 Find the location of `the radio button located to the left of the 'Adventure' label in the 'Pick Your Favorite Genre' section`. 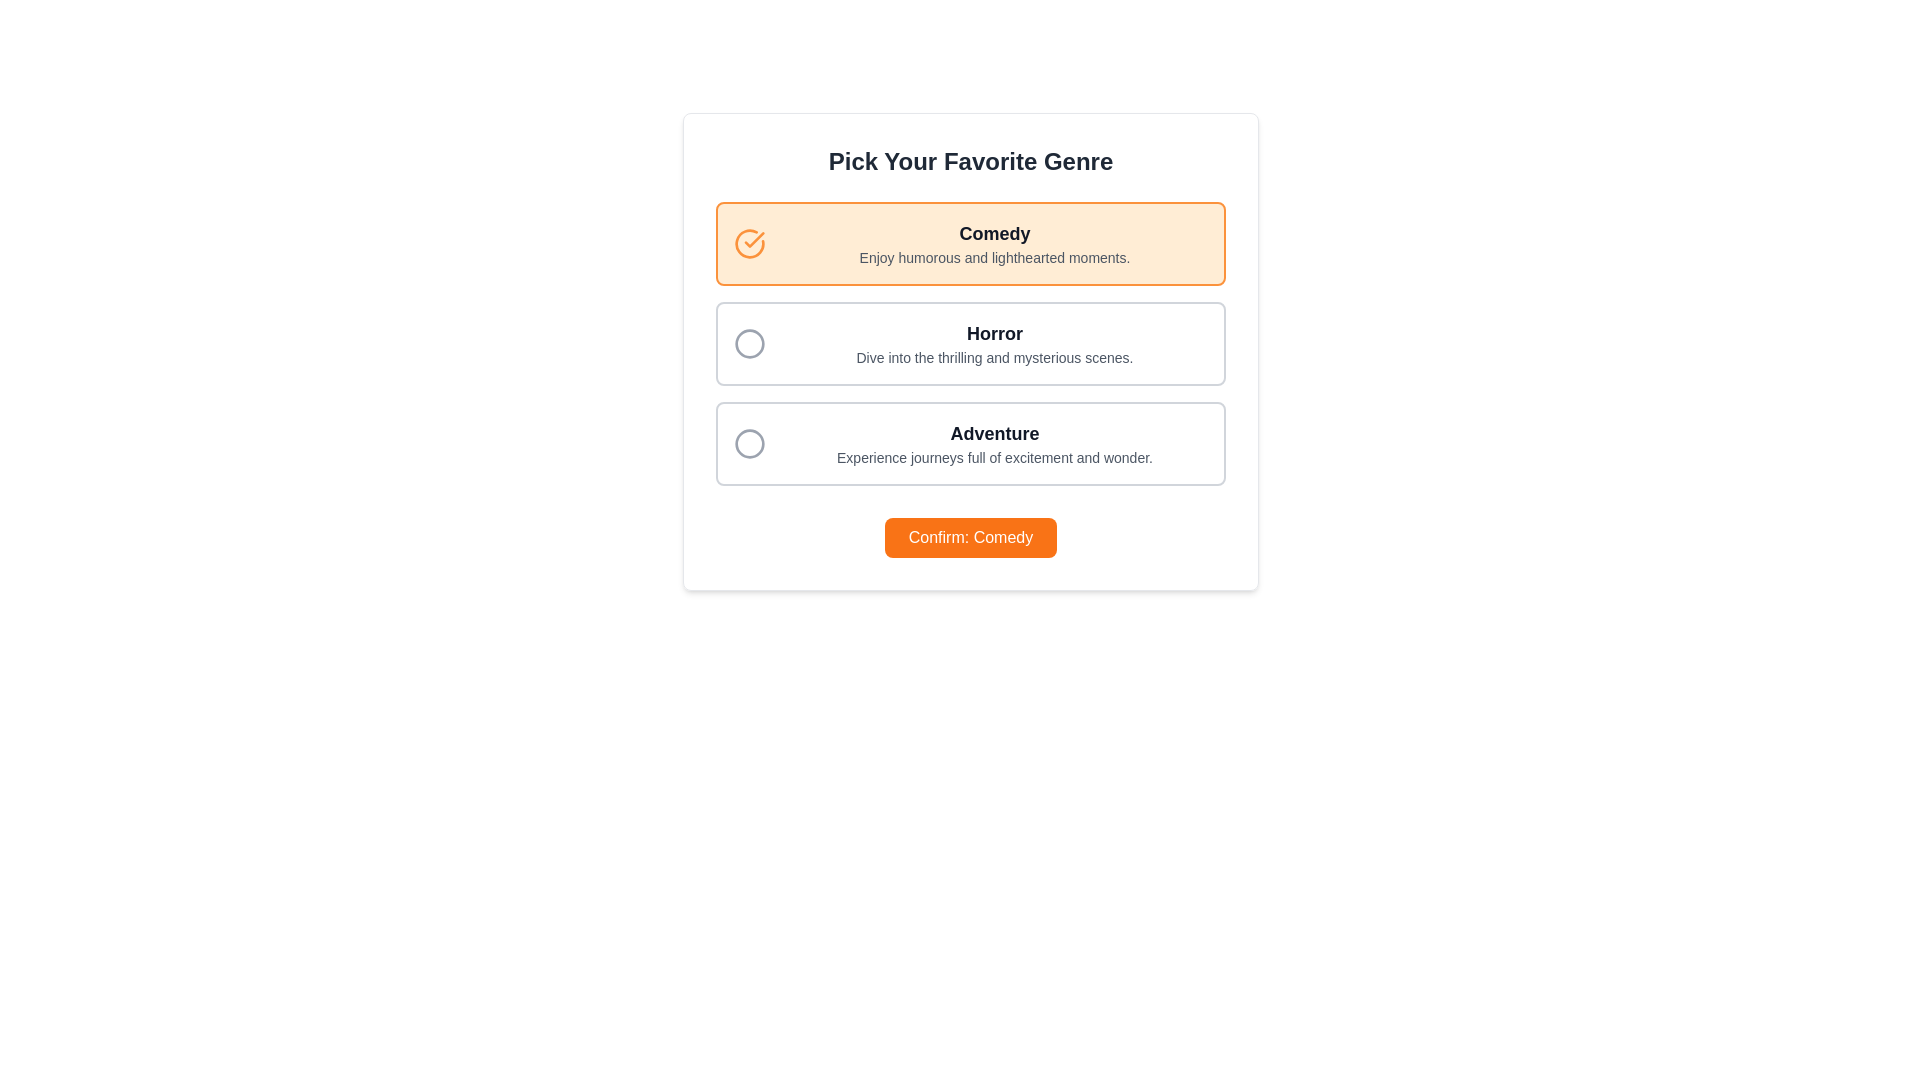

the radio button located to the left of the 'Adventure' label in the 'Pick Your Favorite Genre' section is located at coordinates (748, 442).